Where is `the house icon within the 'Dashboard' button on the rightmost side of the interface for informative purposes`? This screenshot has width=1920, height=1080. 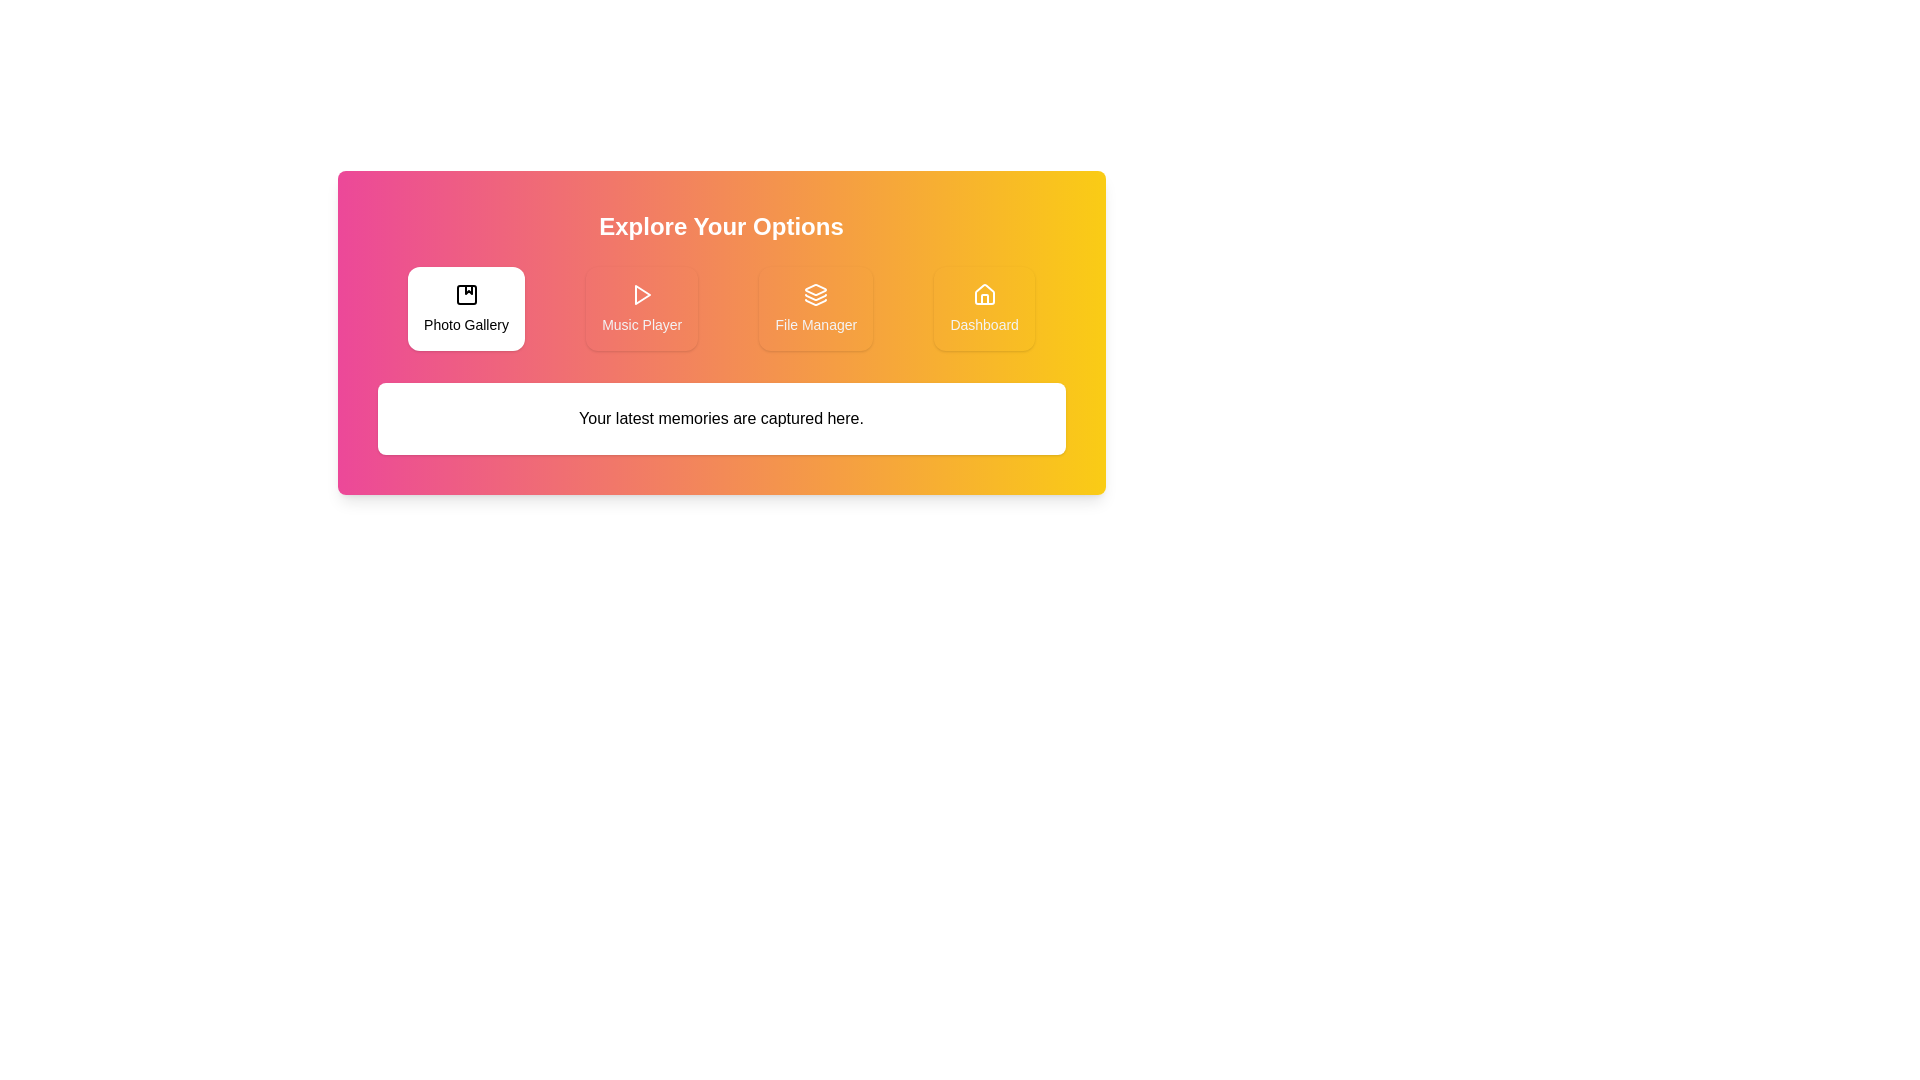
the house icon within the 'Dashboard' button on the rightmost side of the interface for informative purposes is located at coordinates (984, 294).